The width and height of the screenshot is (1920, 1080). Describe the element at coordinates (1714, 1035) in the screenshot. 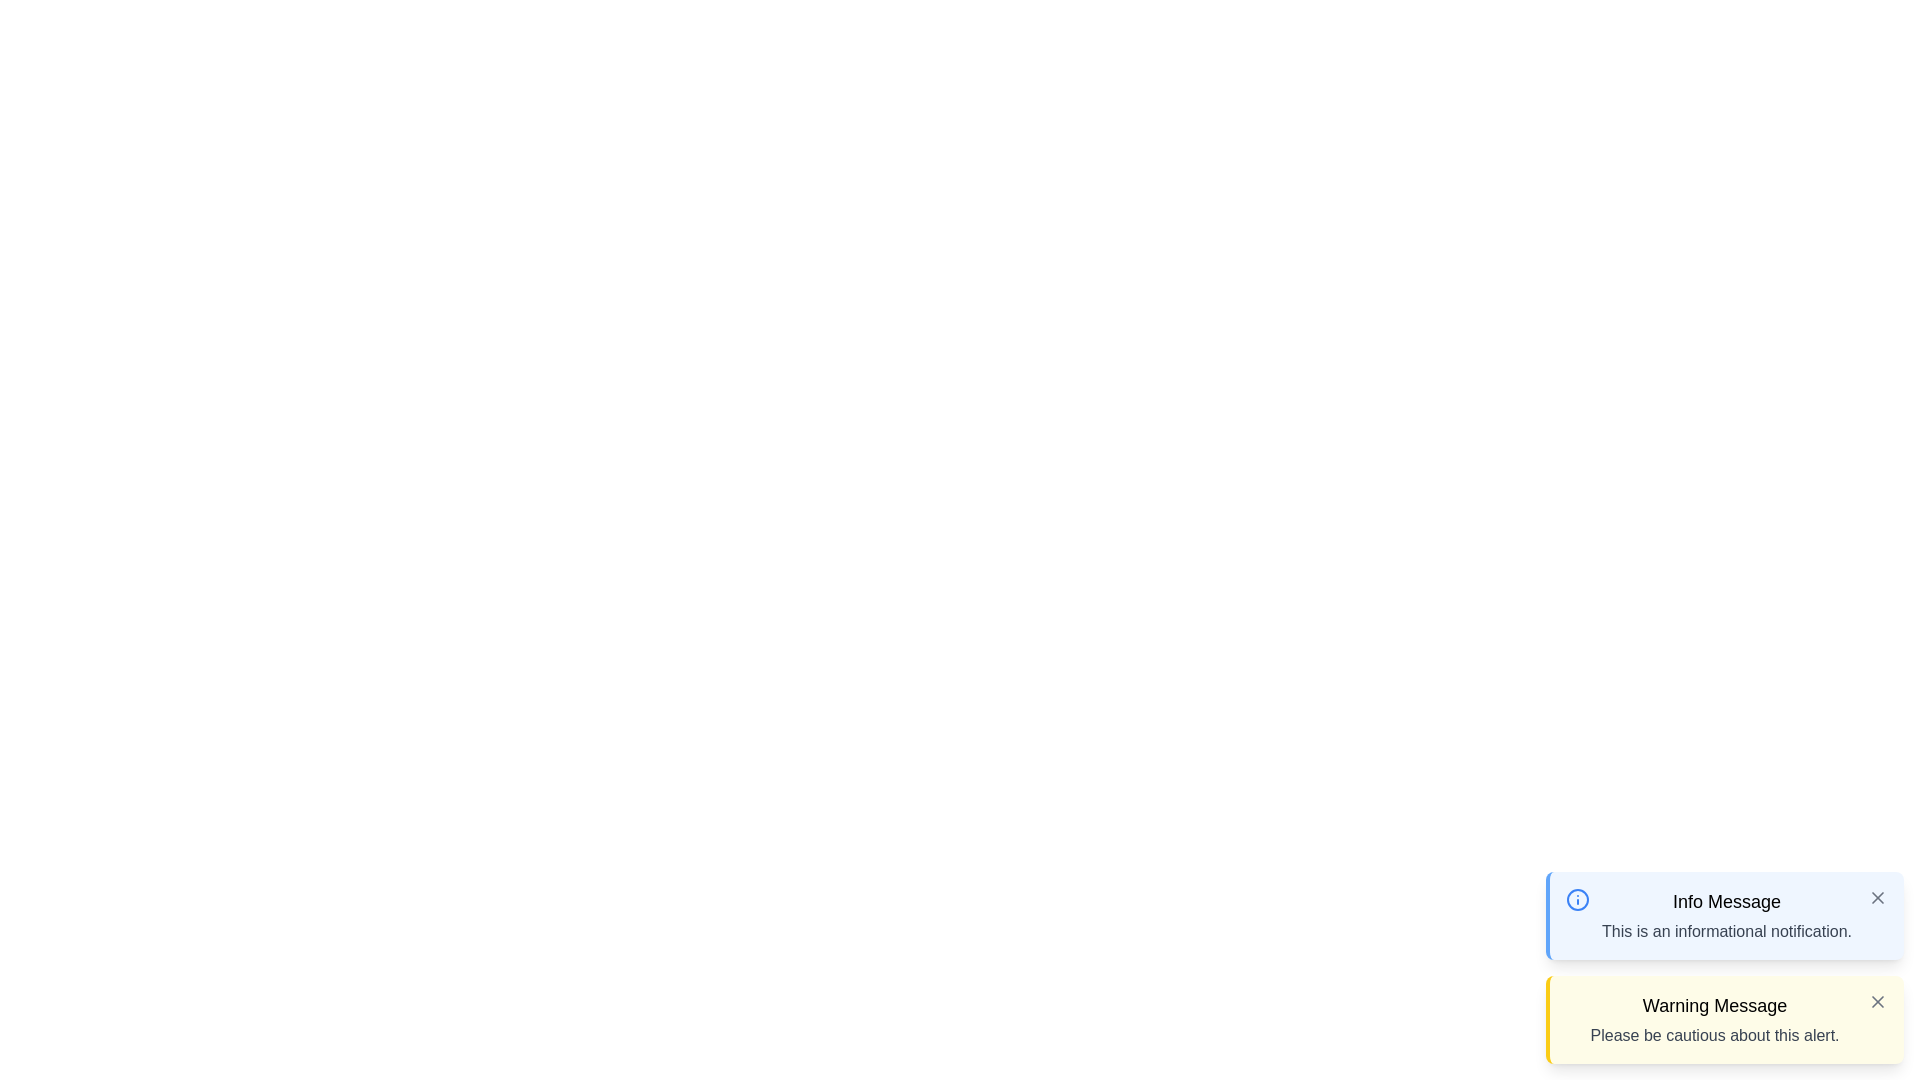

I see `the static text reading 'Please be cautious about this alert.' which is styled in gray and appears in a warning message interface with a yellow background` at that location.